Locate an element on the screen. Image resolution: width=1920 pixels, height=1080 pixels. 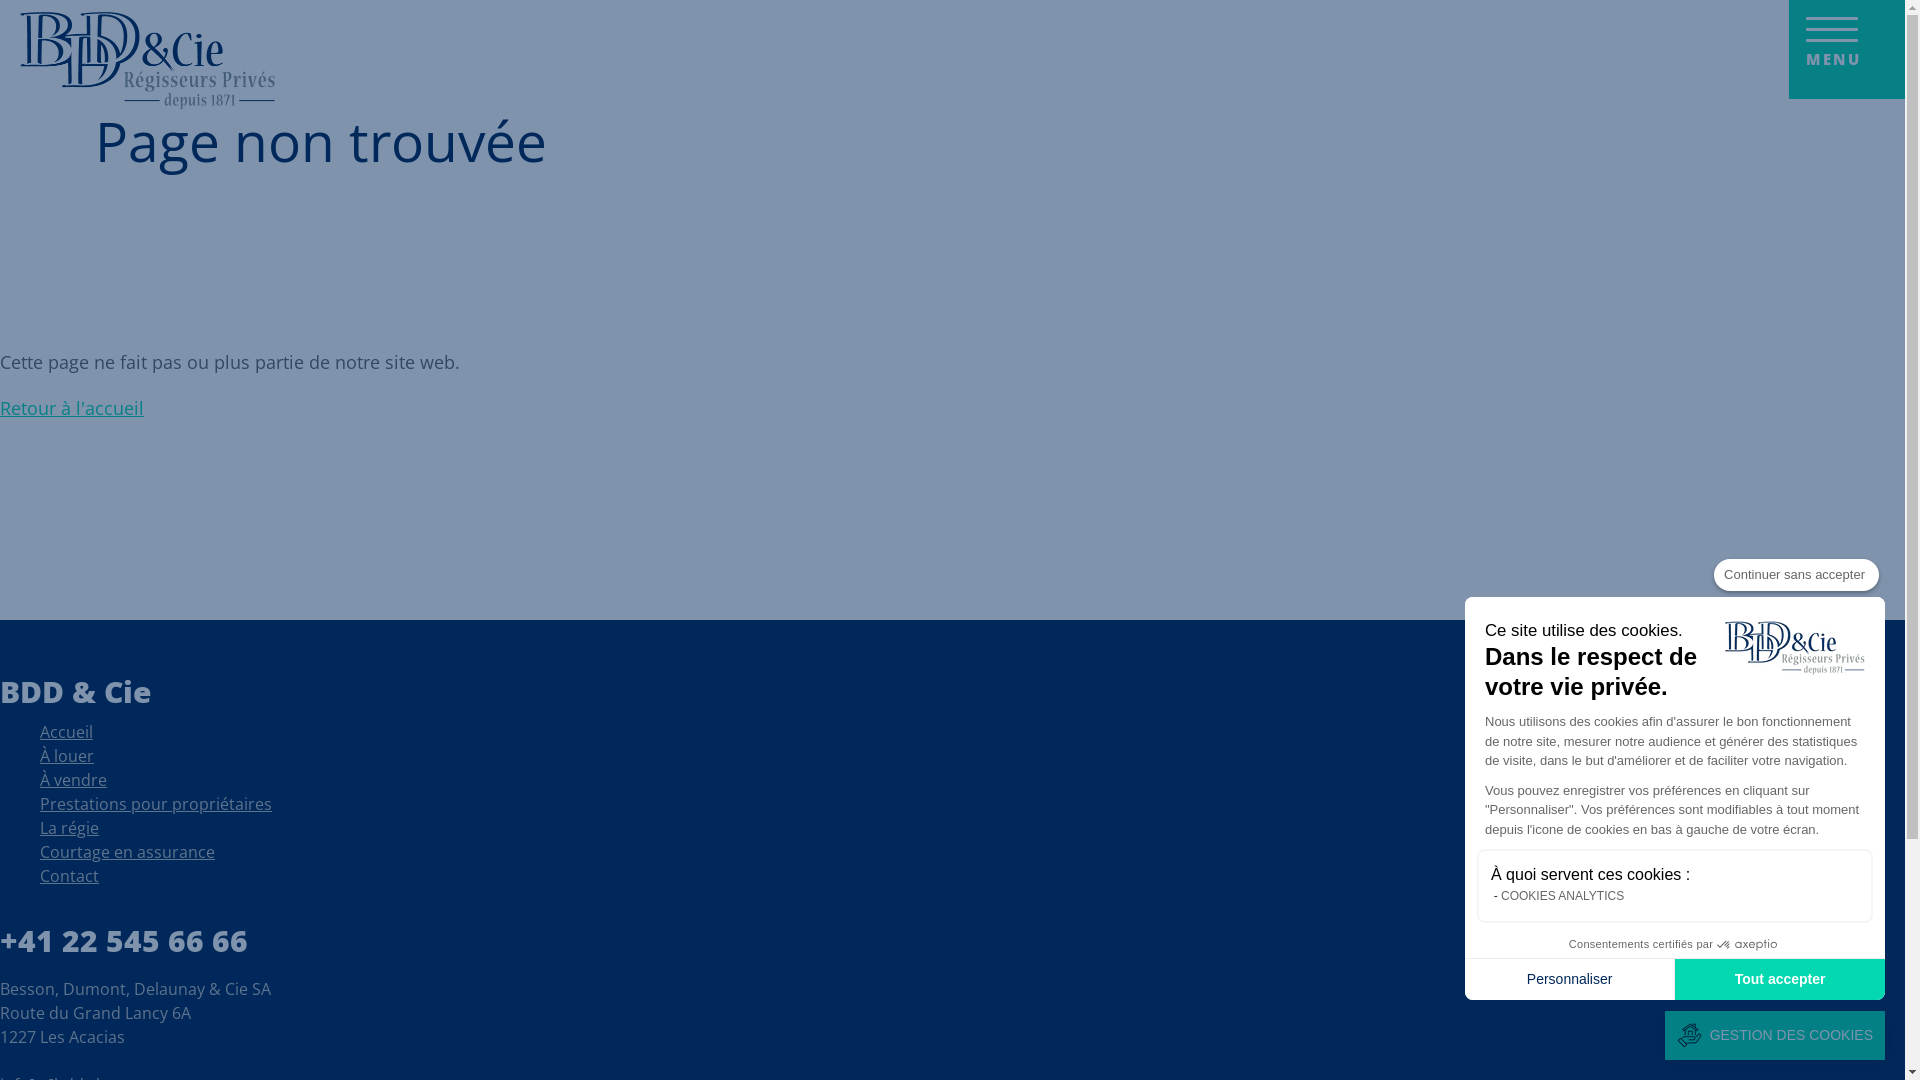
'MENU' is located at coordinates (1846, 48).